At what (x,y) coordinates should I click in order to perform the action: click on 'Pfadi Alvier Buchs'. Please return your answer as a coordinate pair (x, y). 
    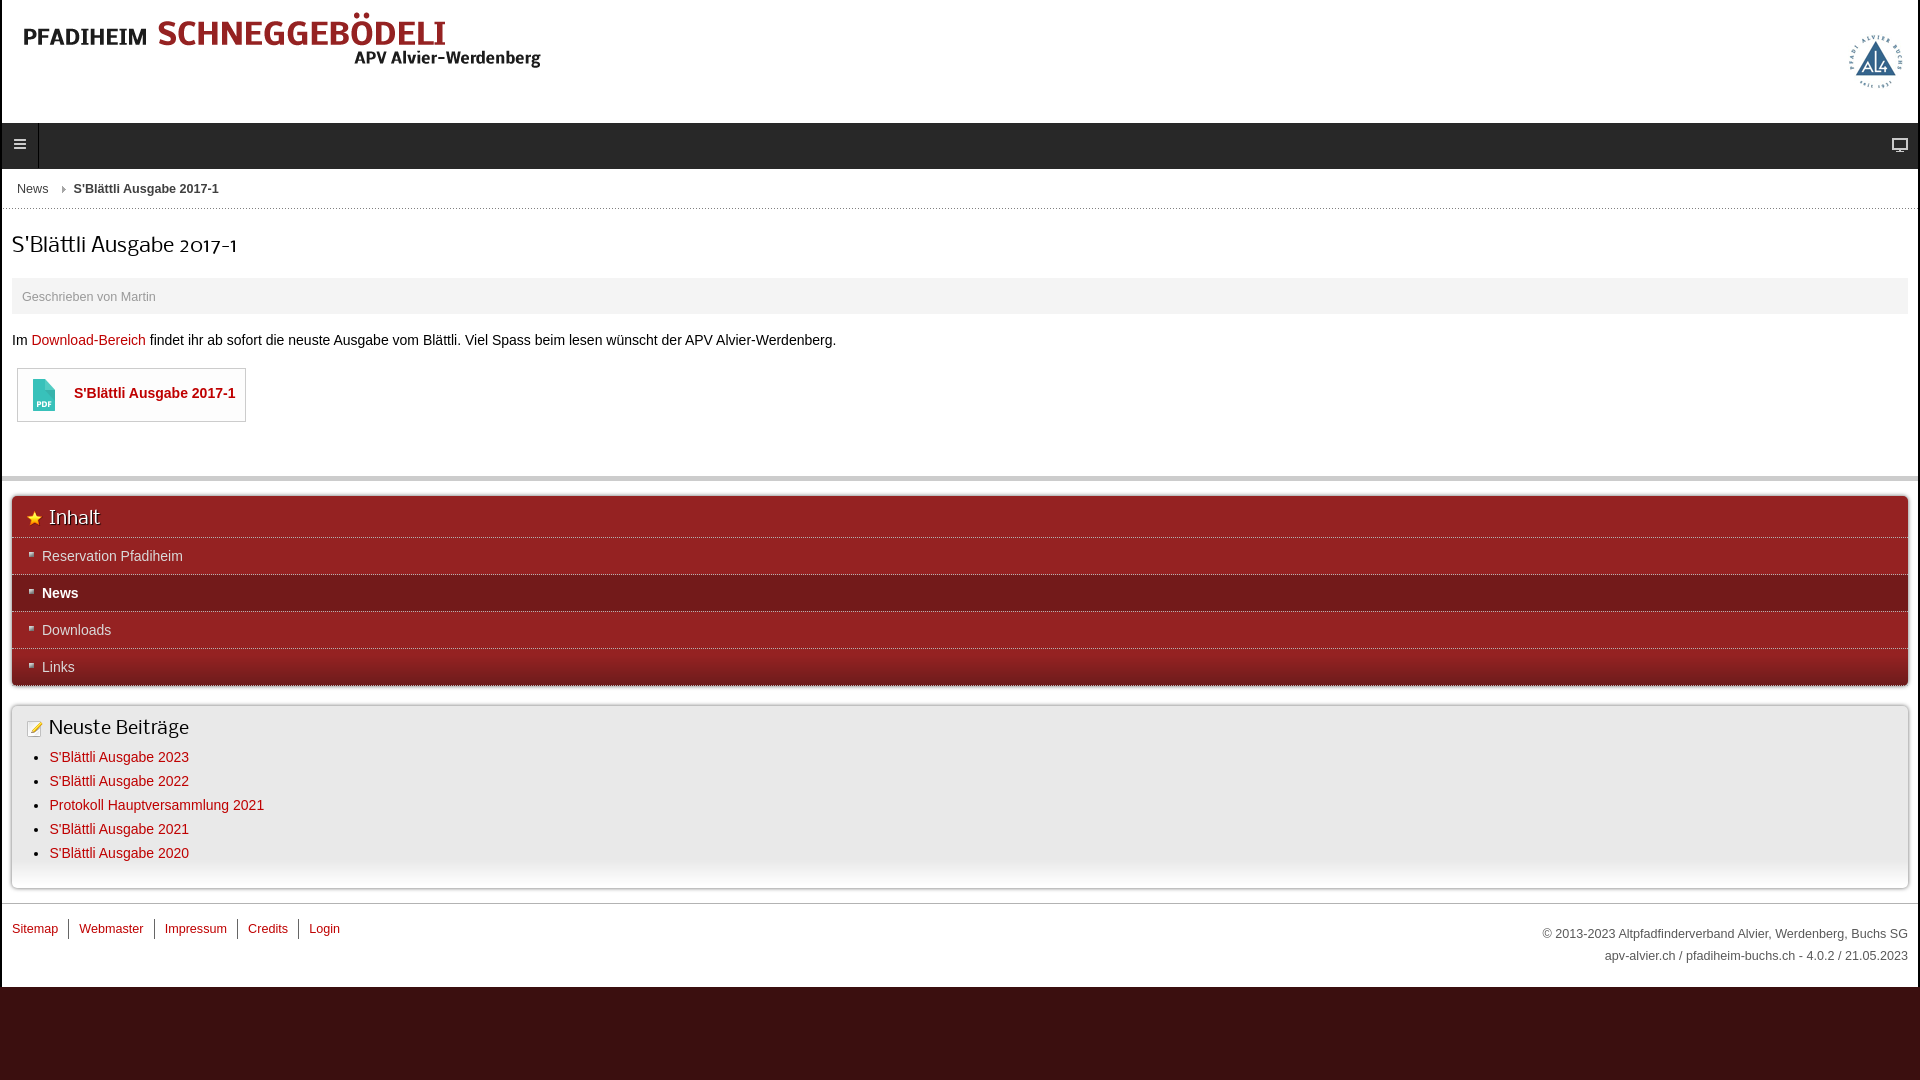
    Looking at the image, I should click on (1847, 59).